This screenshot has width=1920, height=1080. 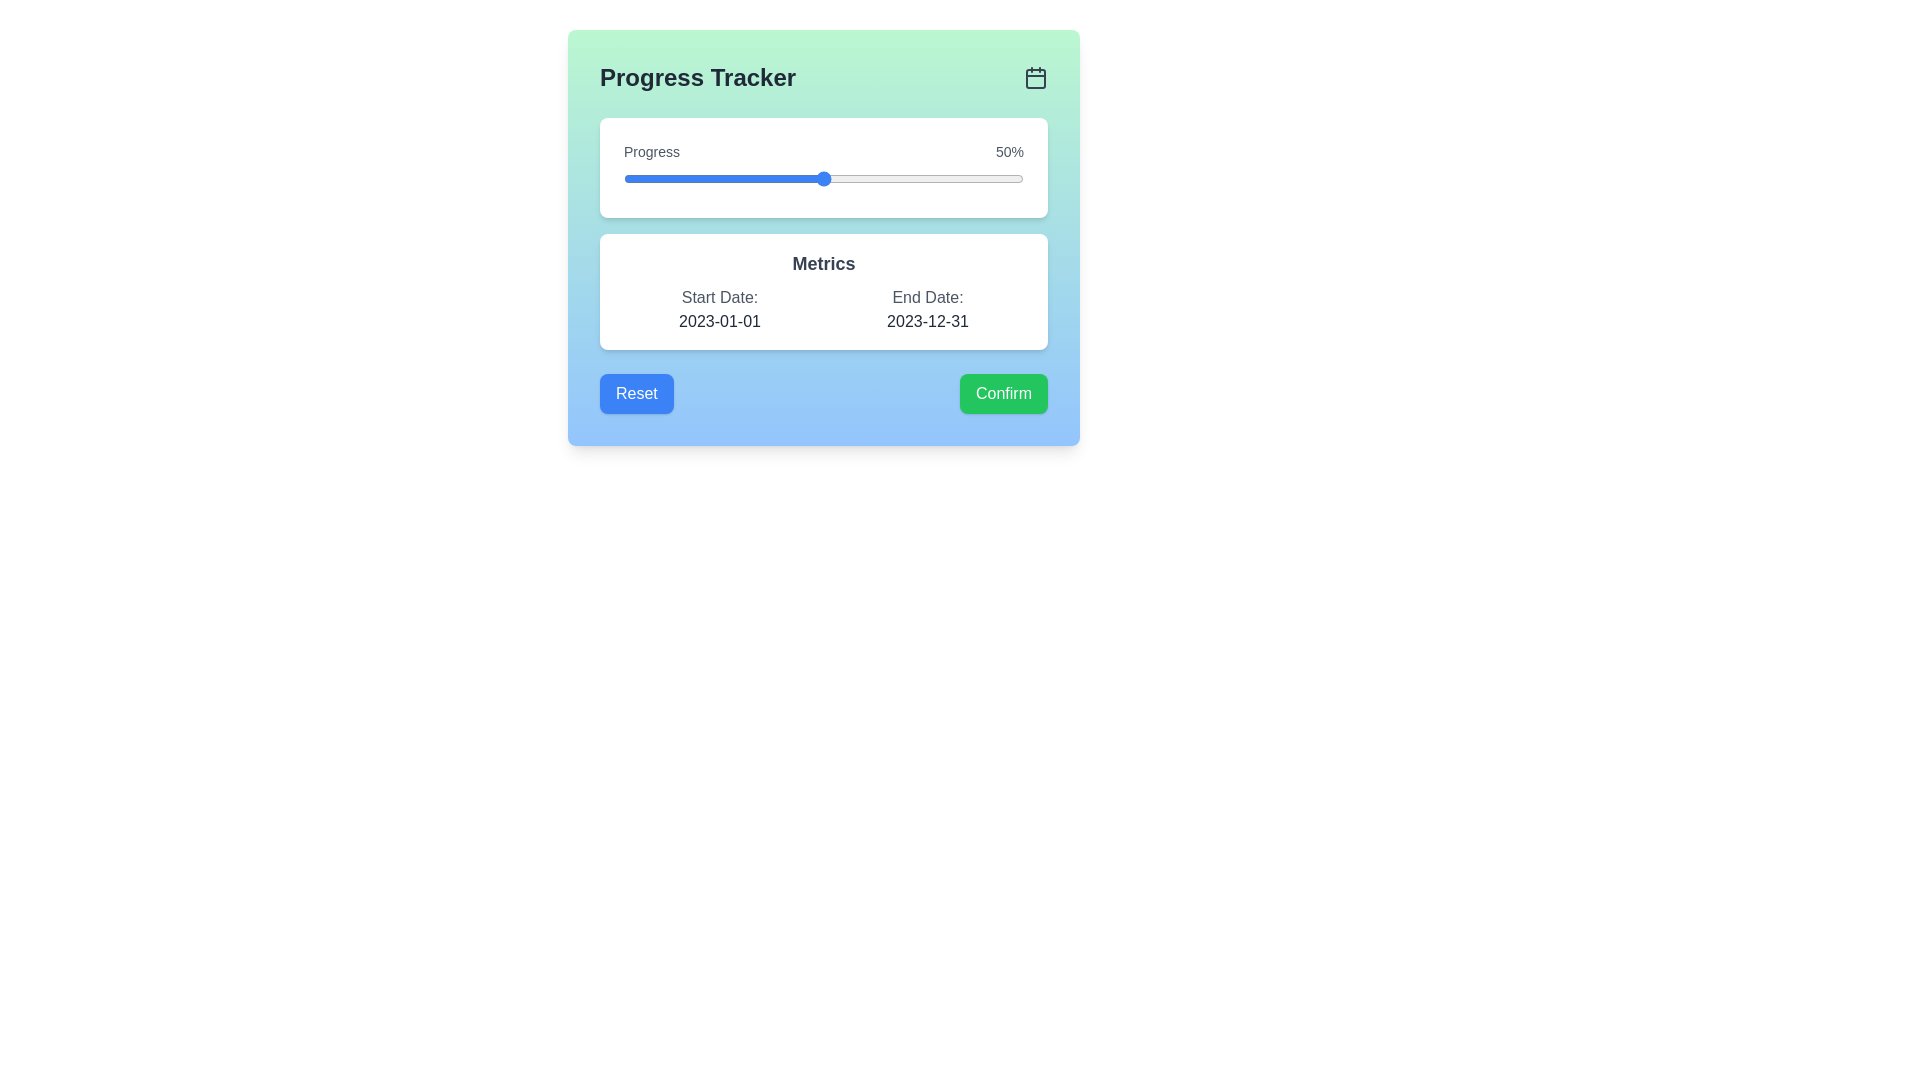 What do you see at coordinates (754, 177) in the screenshot?
I see `the progress` at bounding box center [754, 177].